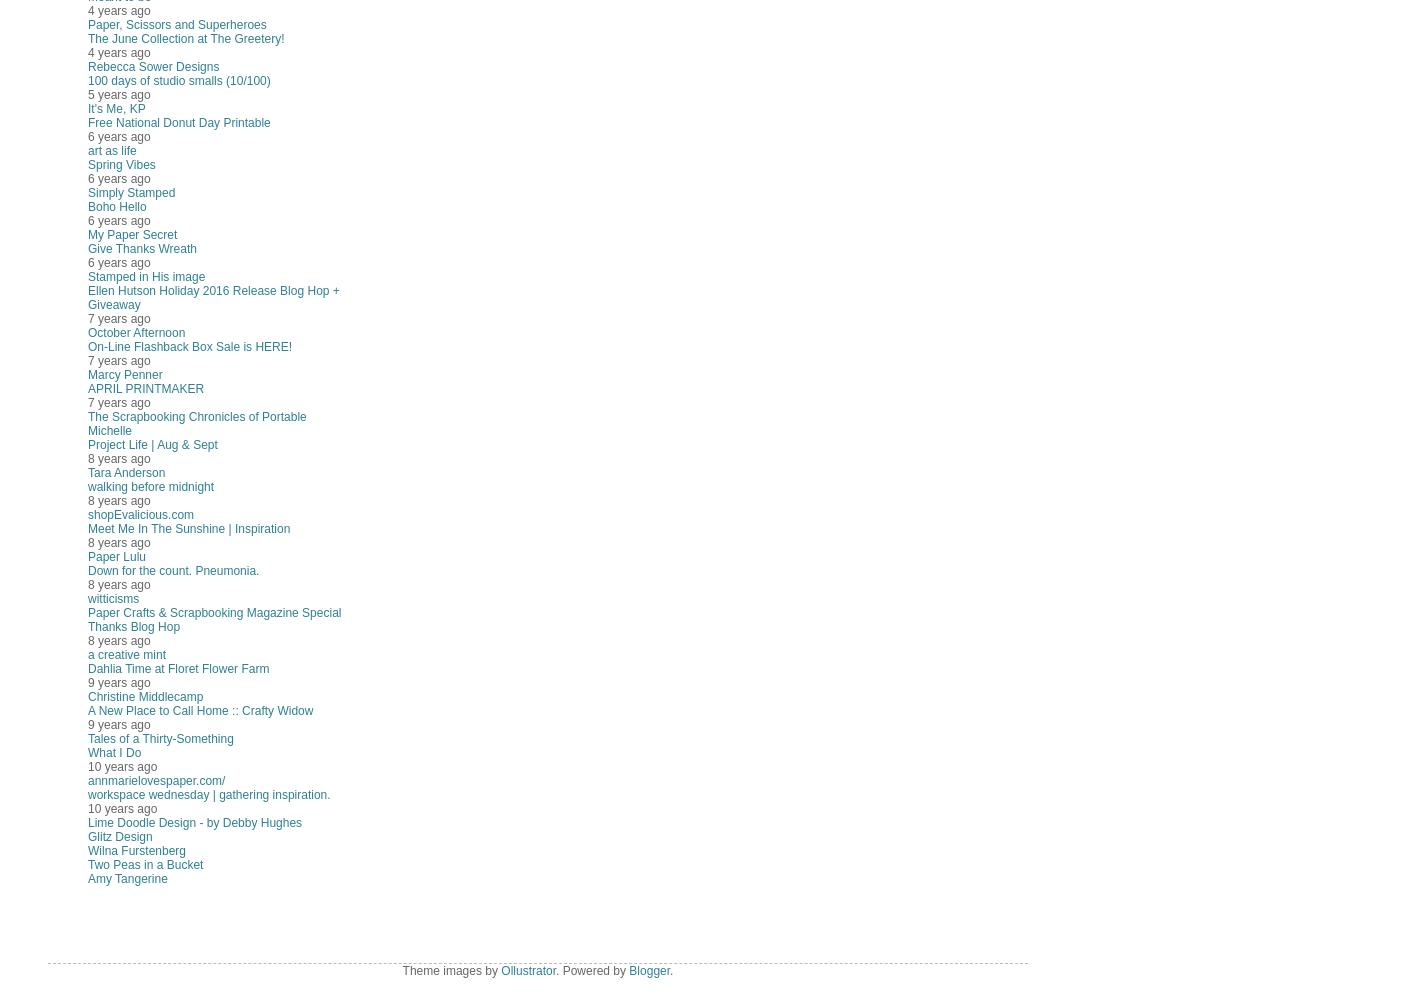  Describe the element at coordinates (88, 445) in the screenshot. I see `'Project Life | Aug & Sept'` at that location.